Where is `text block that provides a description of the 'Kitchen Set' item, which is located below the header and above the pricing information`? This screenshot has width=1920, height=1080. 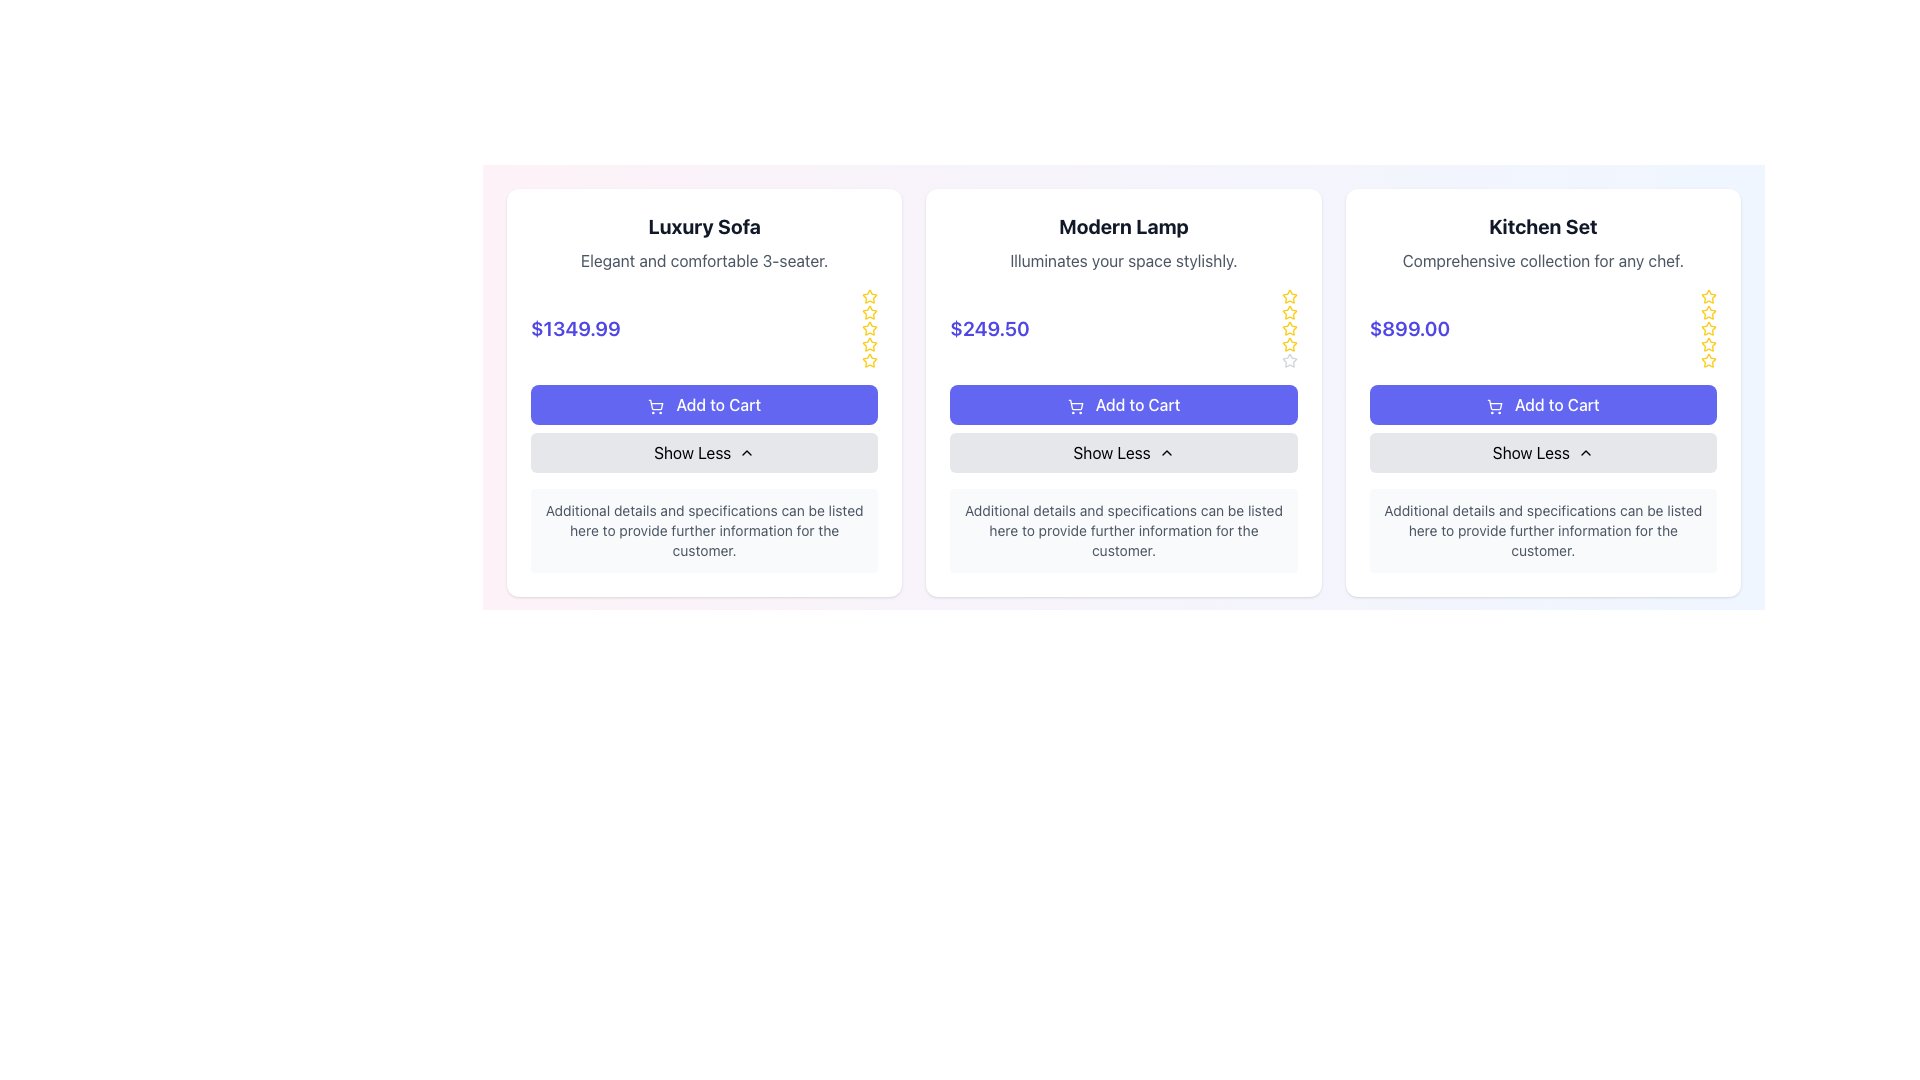
text block that provides a description of the 'Kitchen Set' item, which is located below the header and above the pricing information is located at coordinates (1542, 260).